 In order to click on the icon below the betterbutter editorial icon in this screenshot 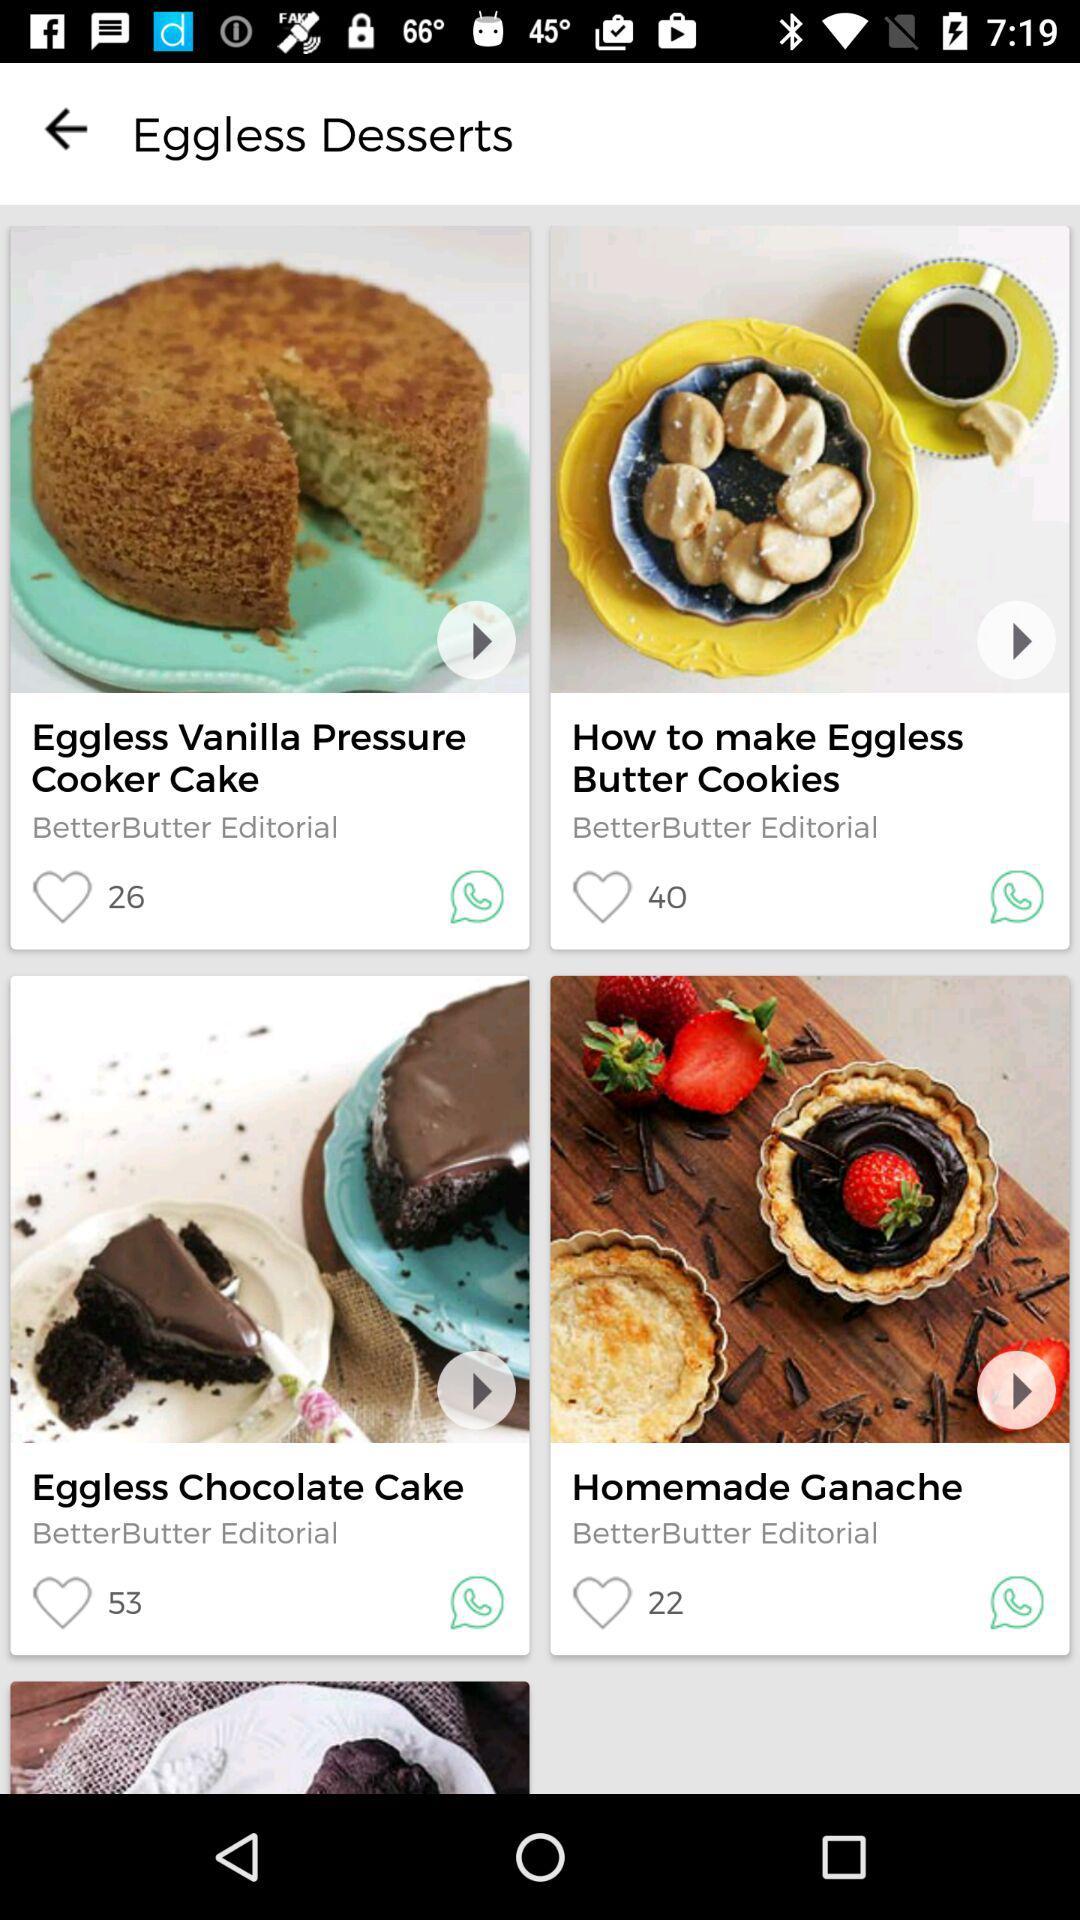, I will do `click(628, 896)`.